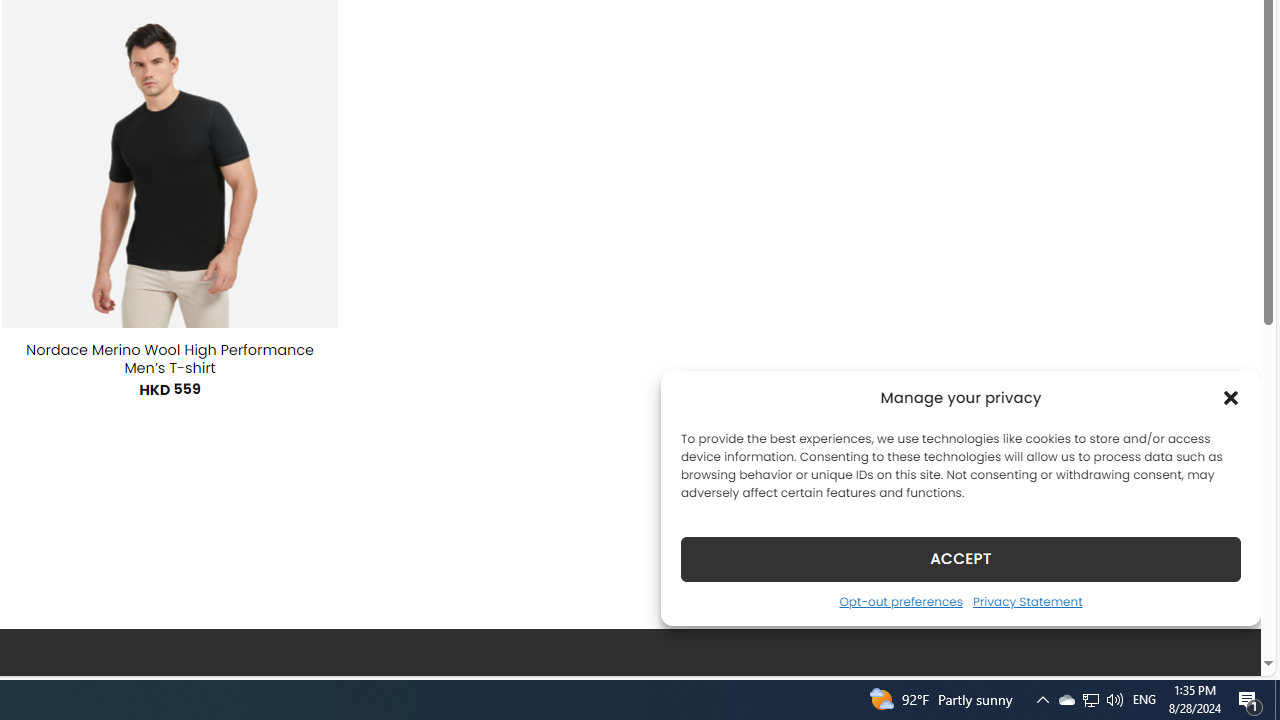 The image size is (1280, 720). What do you see at coordinates (1027, 600) in the screenshot?
I see `'Privacy Statement'` at bounding box center [1027, 600].